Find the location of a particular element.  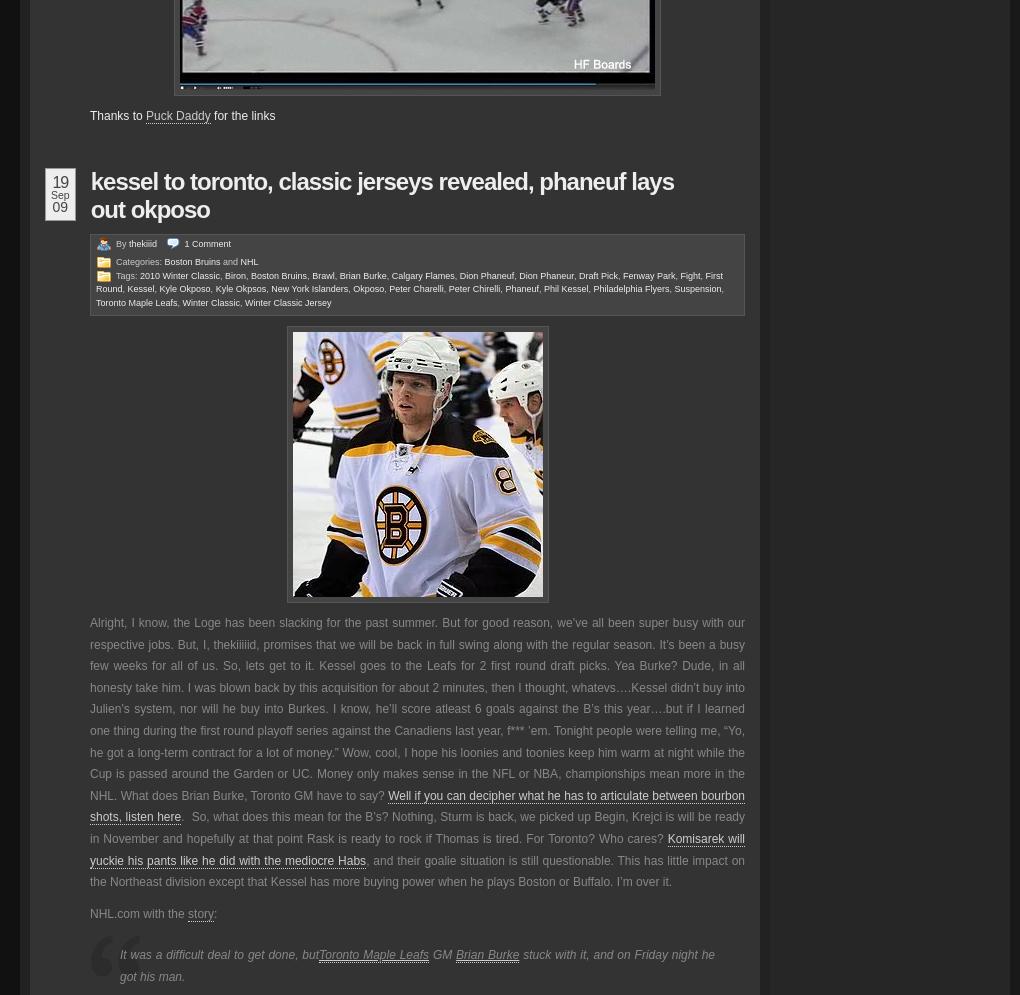

'for the links' is located at coordinates (242, 115).